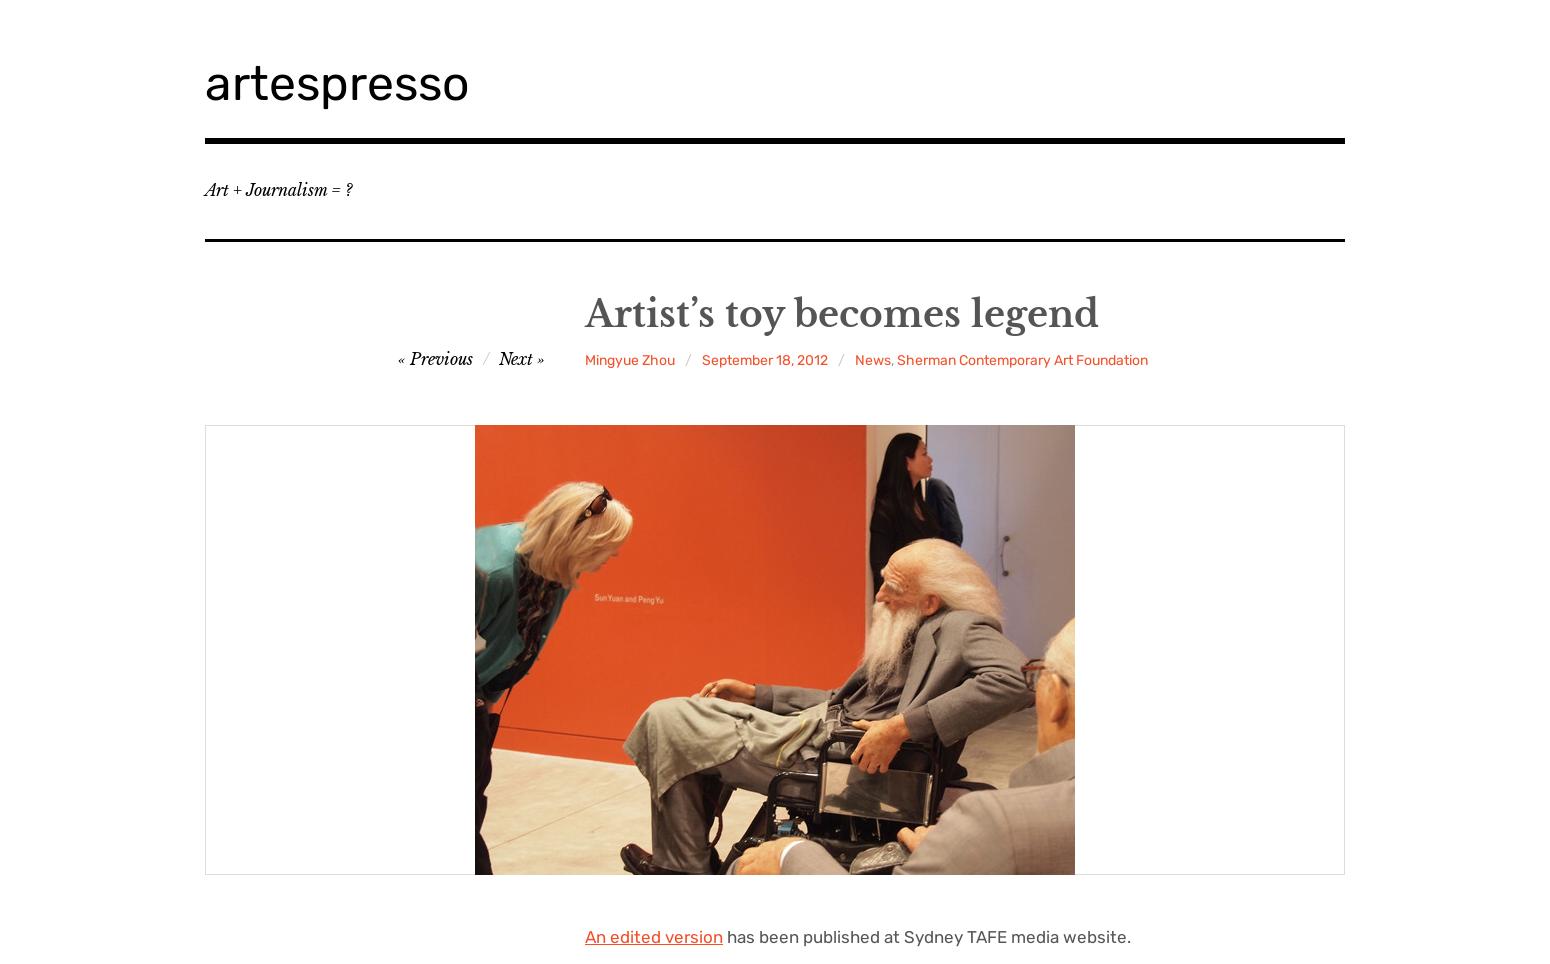 The image size is (1550, 964). I want to click on 'Artist’s toy becomes legend', so click(840, 314).